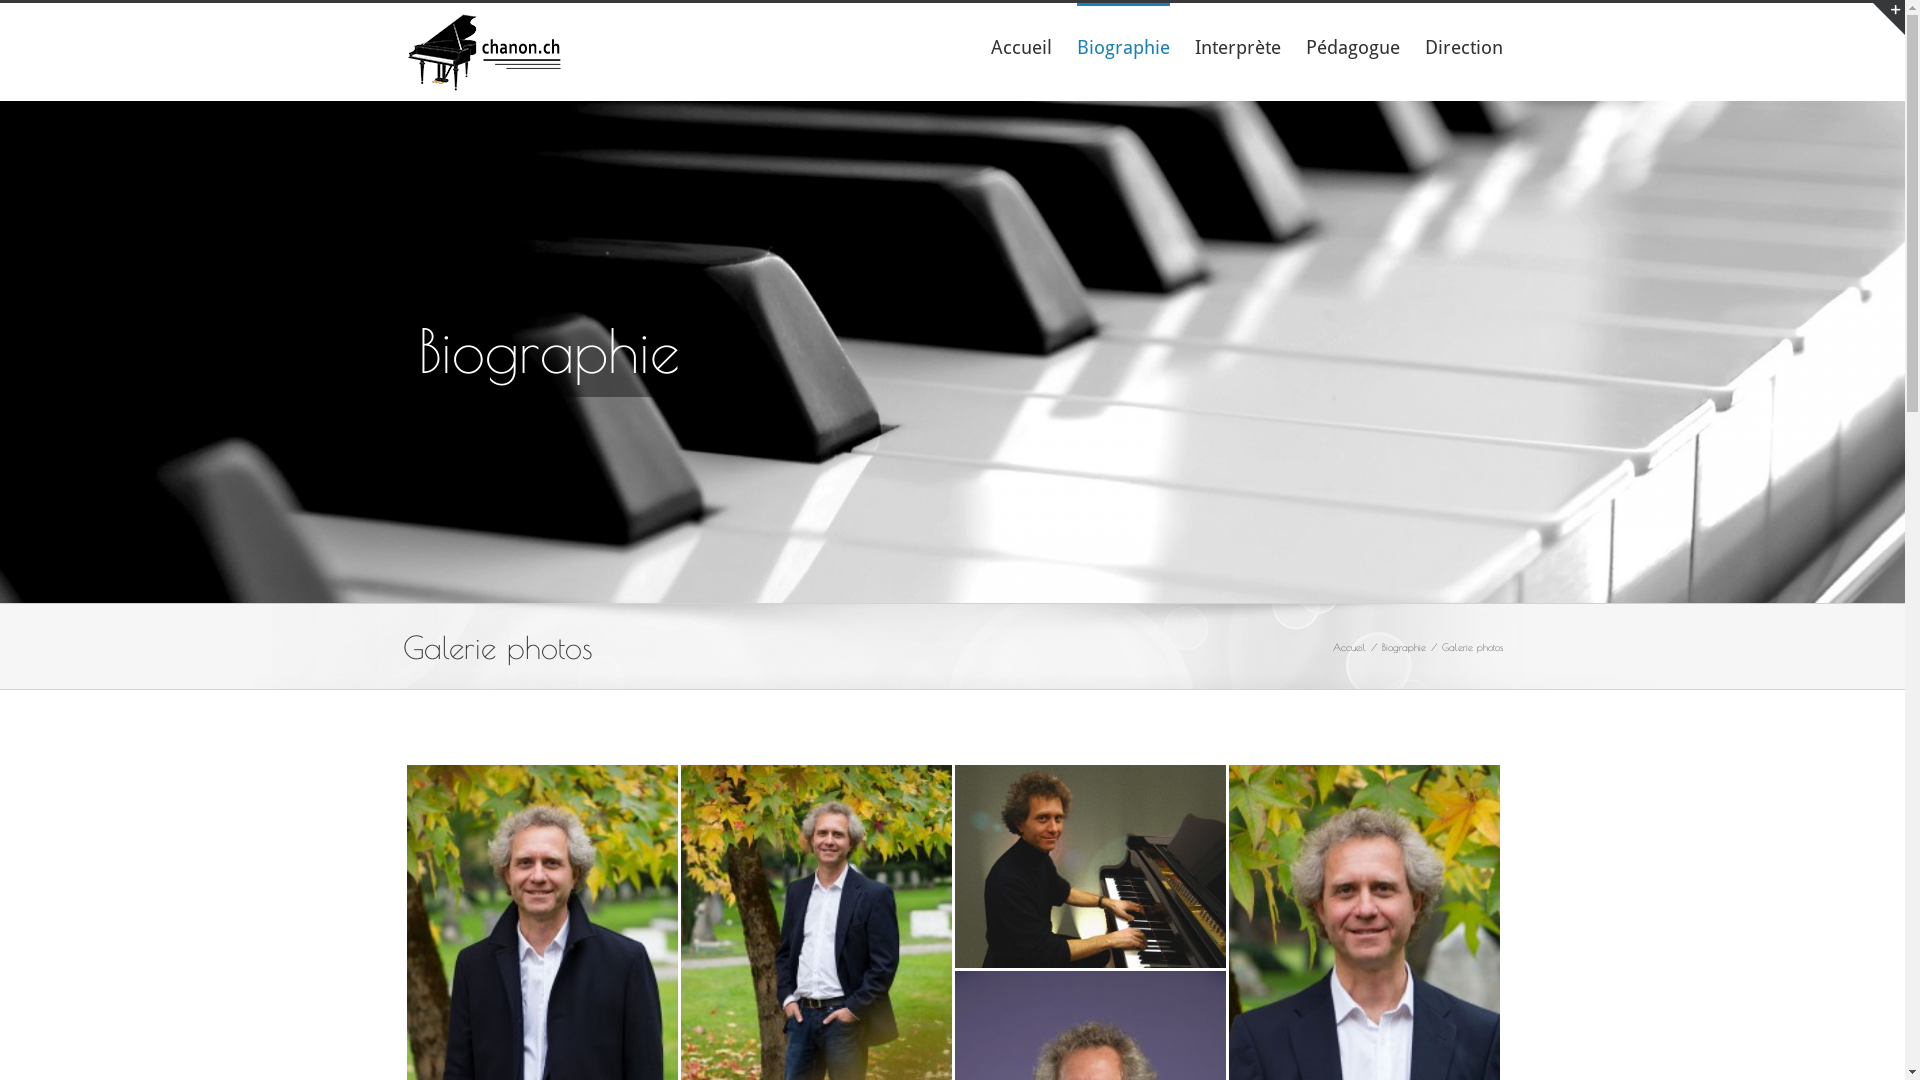 The image size is (1920, 1080). I want to click on 'Biographie', so click(1122, 45).